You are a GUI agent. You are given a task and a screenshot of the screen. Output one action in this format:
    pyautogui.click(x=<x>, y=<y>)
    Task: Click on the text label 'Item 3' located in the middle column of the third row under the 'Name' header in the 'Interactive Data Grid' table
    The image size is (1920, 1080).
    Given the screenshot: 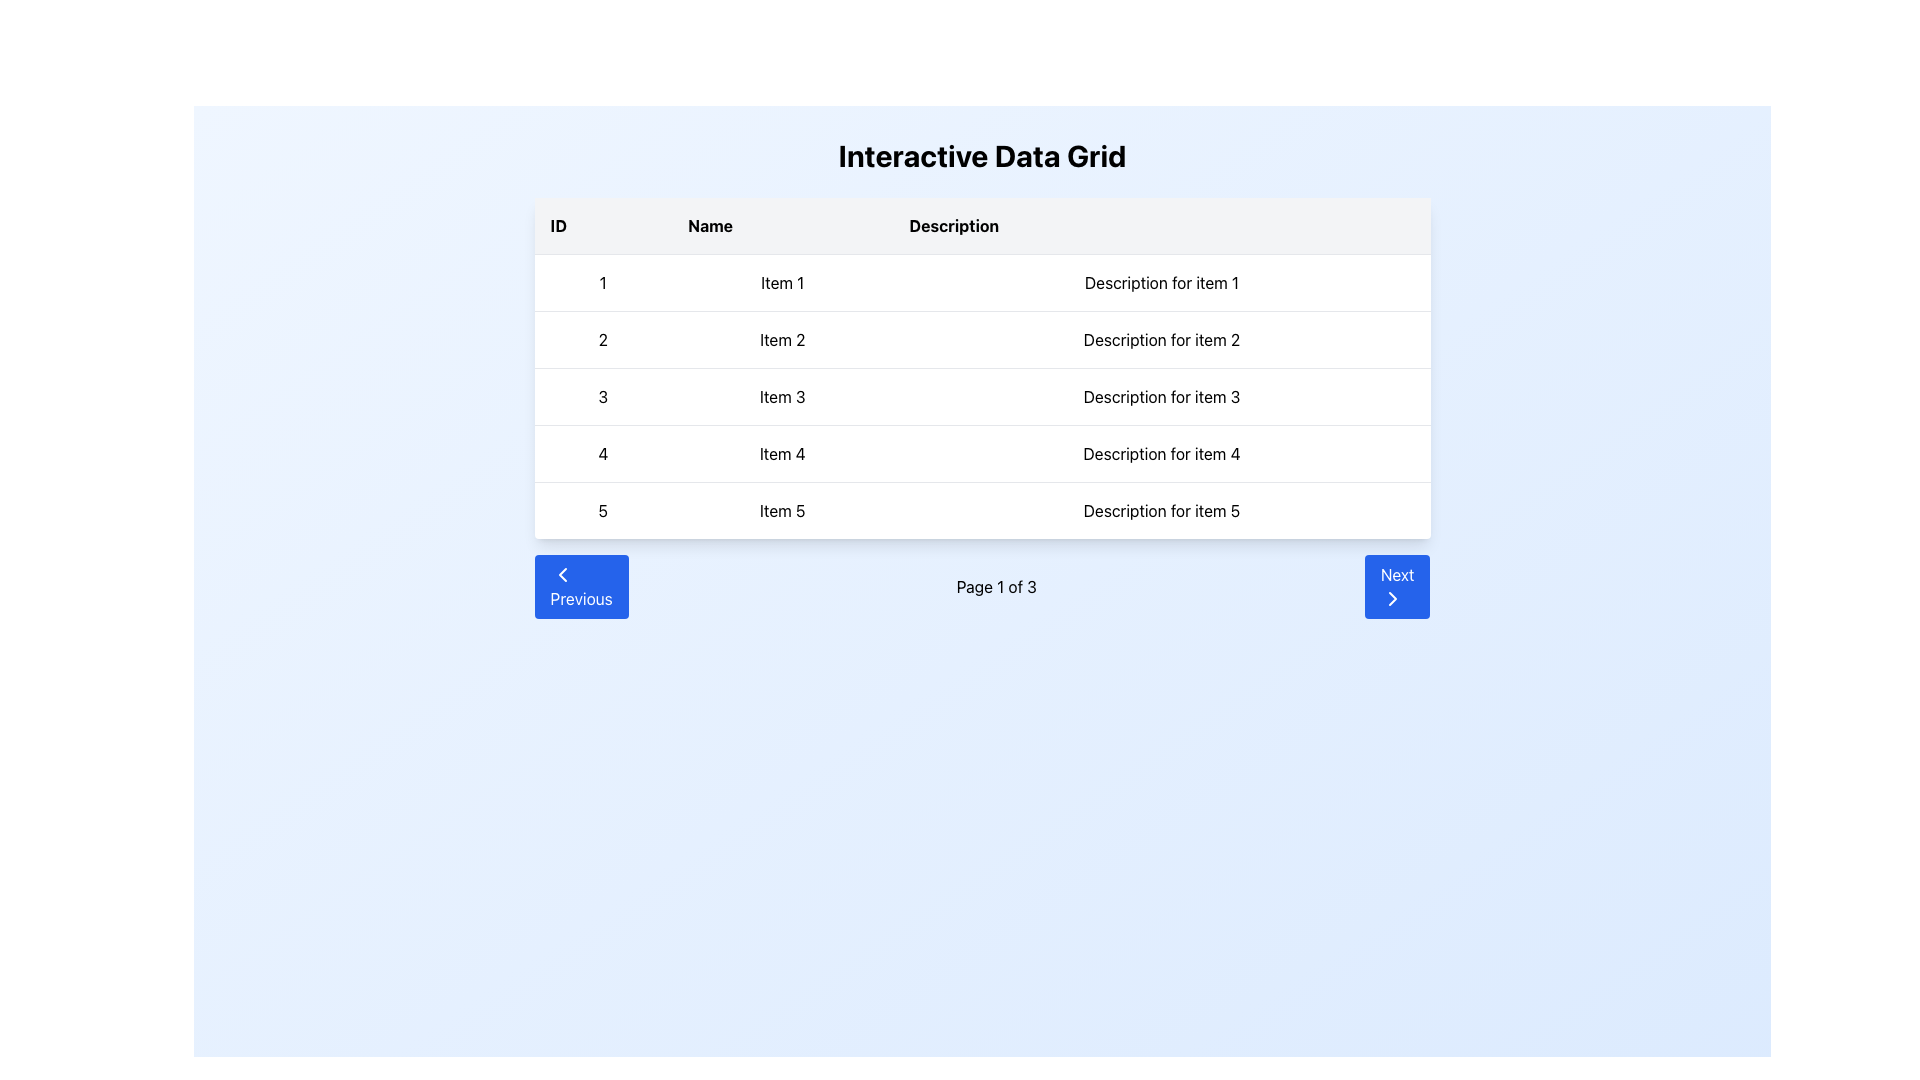 What is the action you would take?
    pyautogui.click(x=781, y=397)
    